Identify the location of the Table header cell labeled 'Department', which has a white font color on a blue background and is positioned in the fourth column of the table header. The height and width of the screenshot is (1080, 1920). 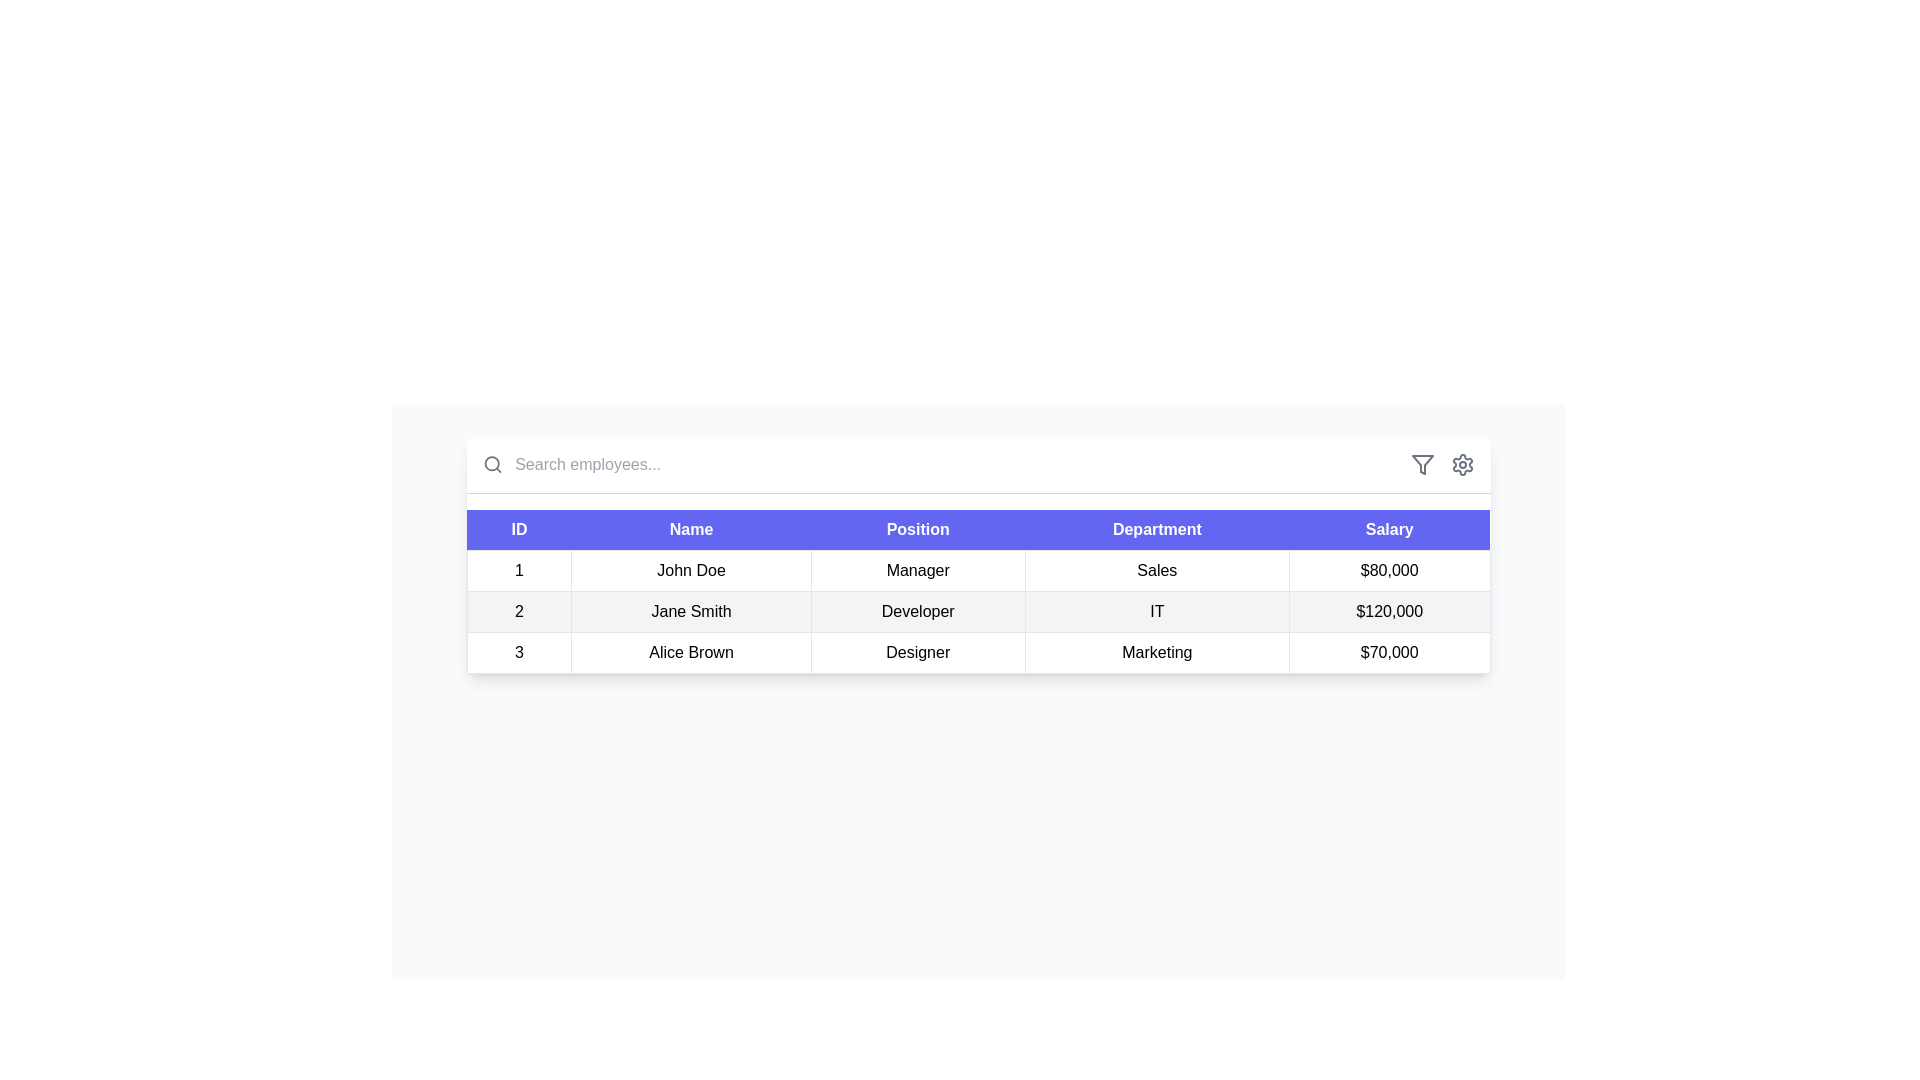
(1157, 529).